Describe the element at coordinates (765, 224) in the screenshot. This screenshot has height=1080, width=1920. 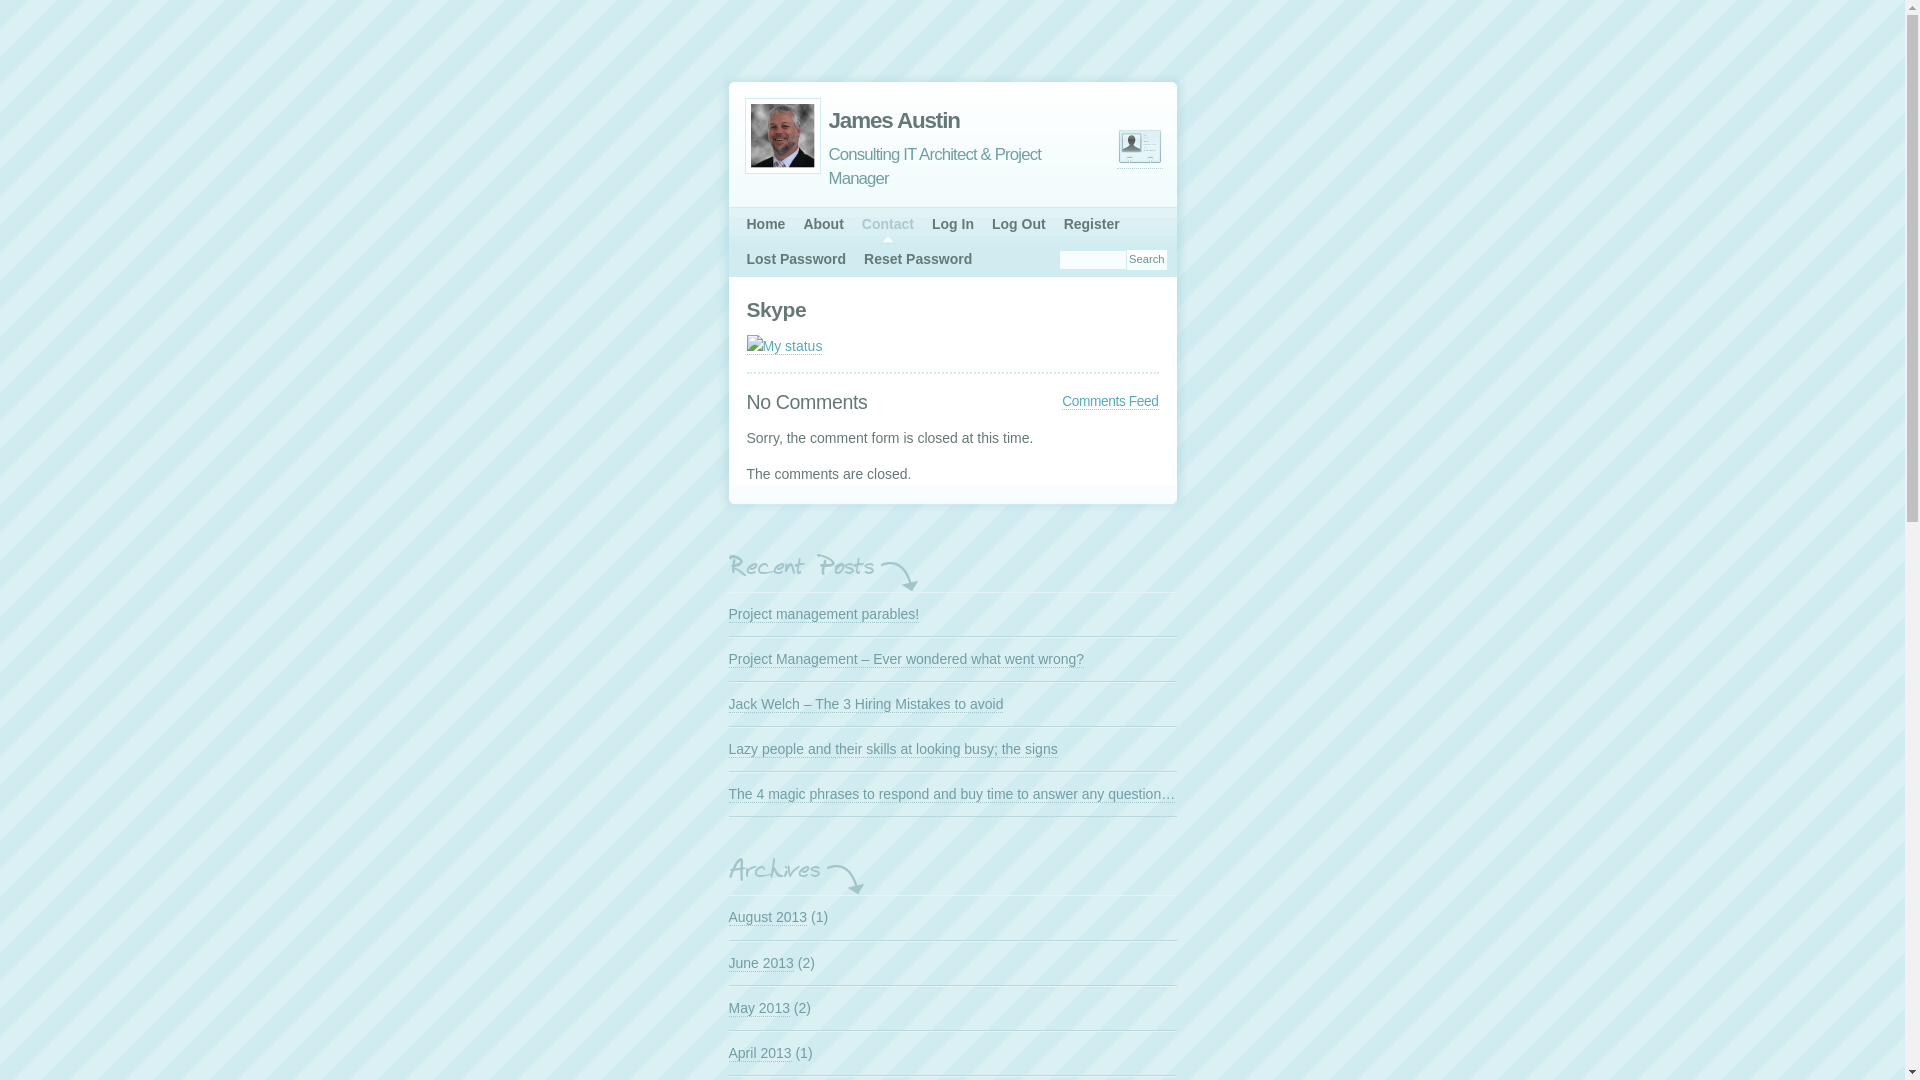
I see `'Home'` at that location.